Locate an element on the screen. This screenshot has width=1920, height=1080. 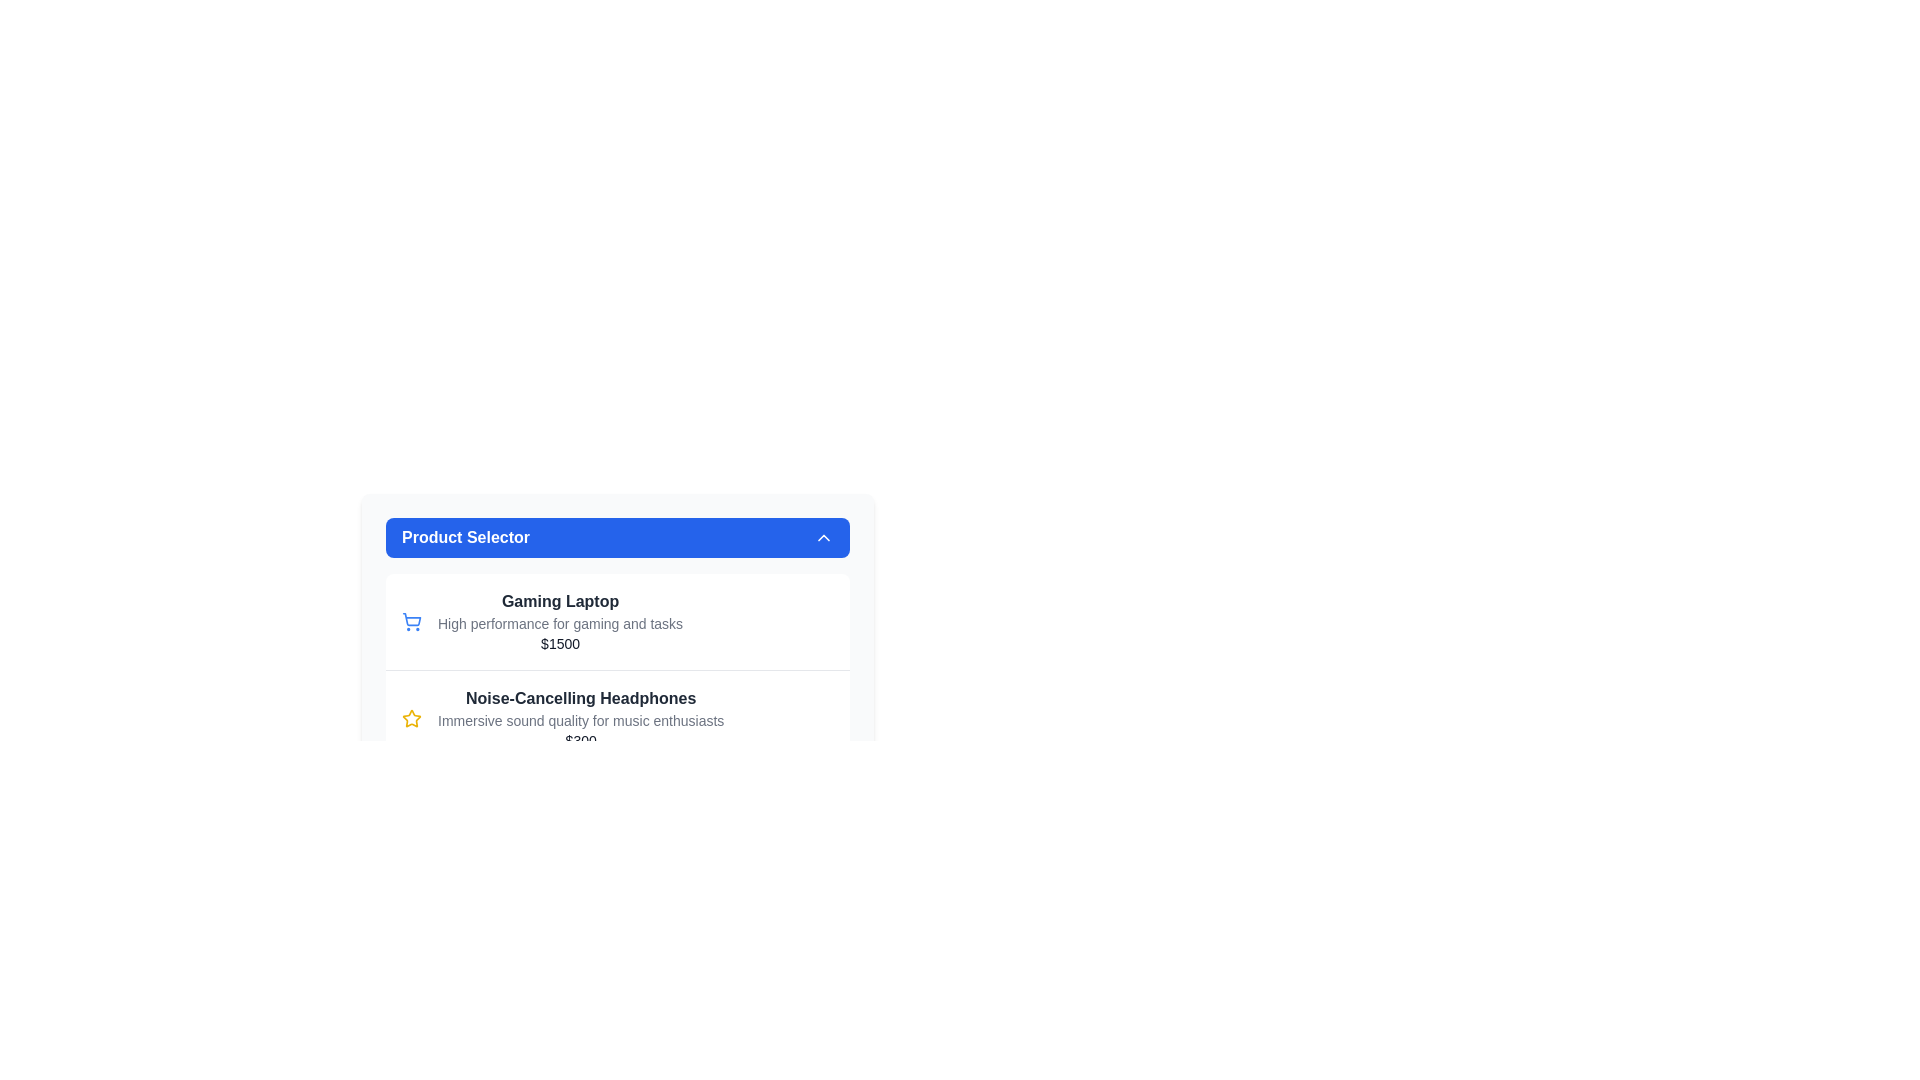
the star-shaped icon representing the rating or favorite indicator for the 'Noise-Cancelling Headphones' is located at coordinates (411, 717).